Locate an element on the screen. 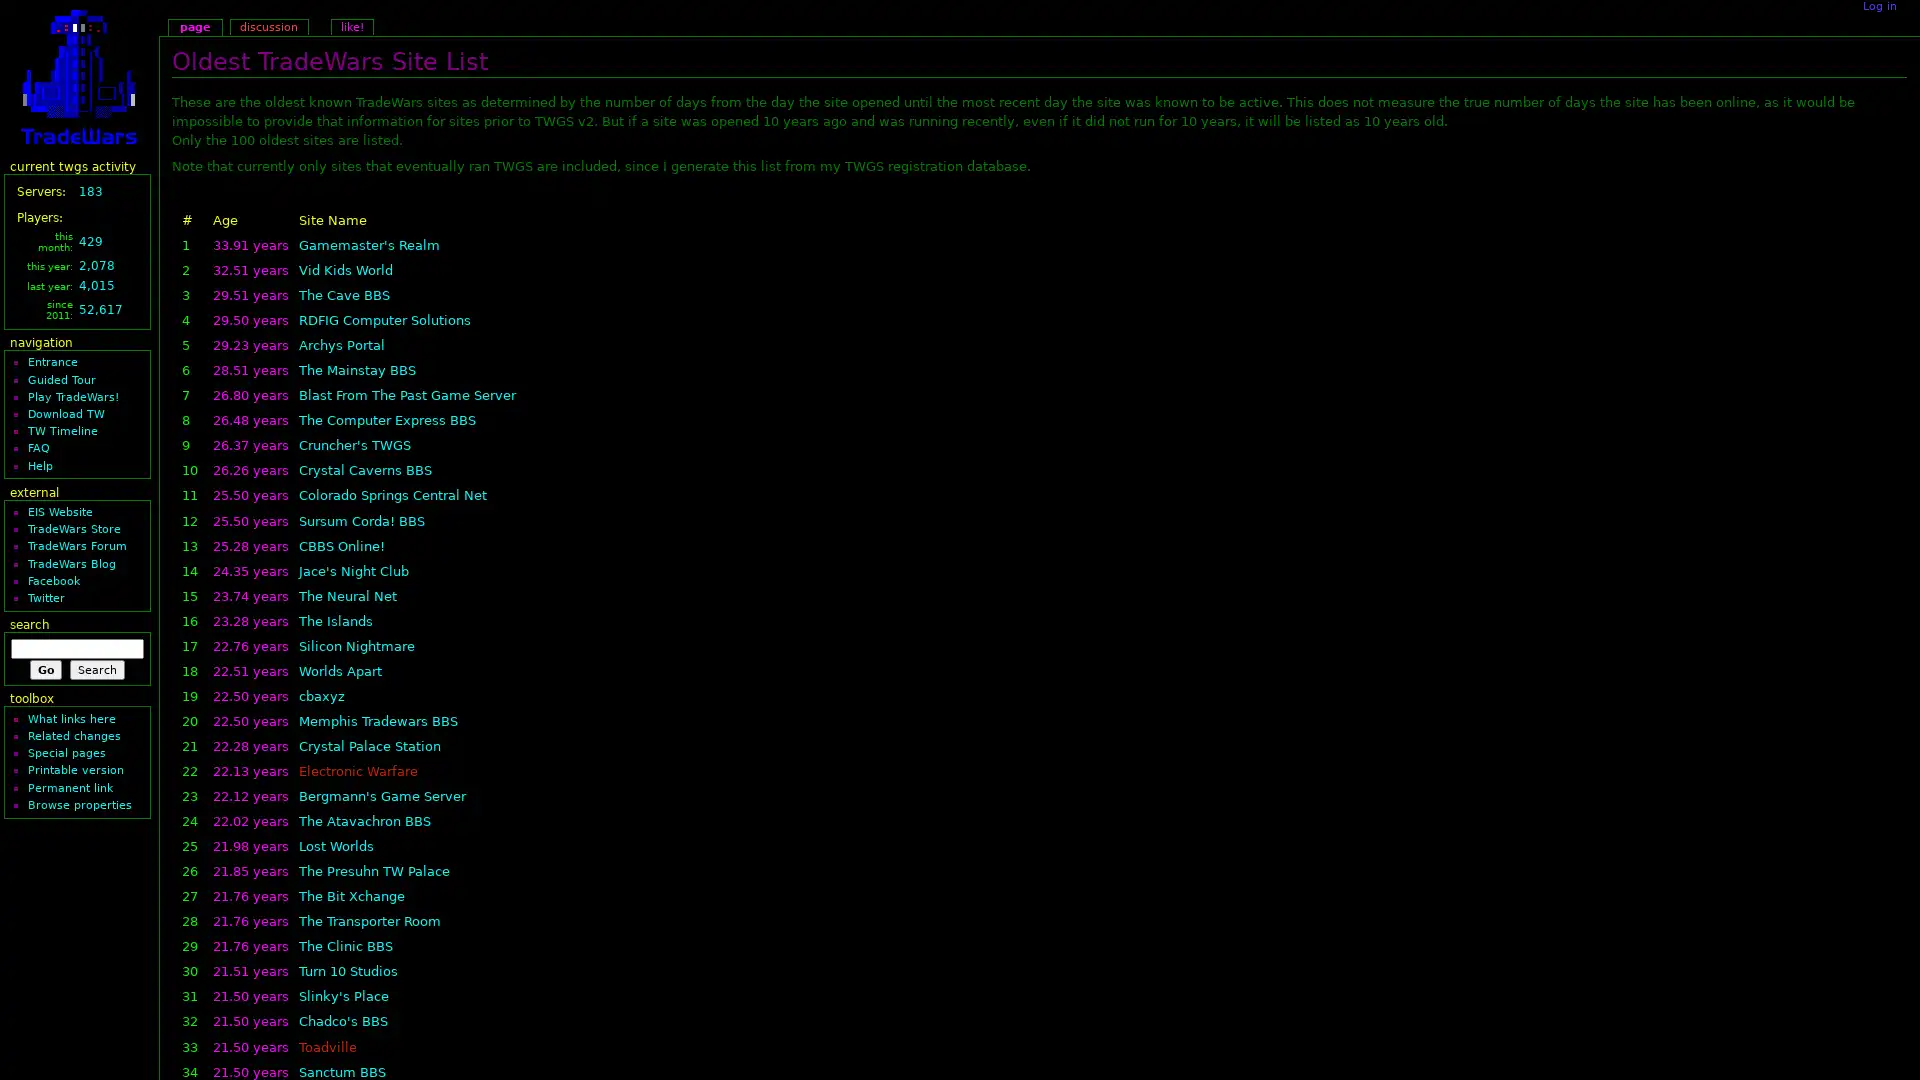 Image resolution: width=1920 pixels, height=1080 pixels. Search is located at coordinates (96, 670).